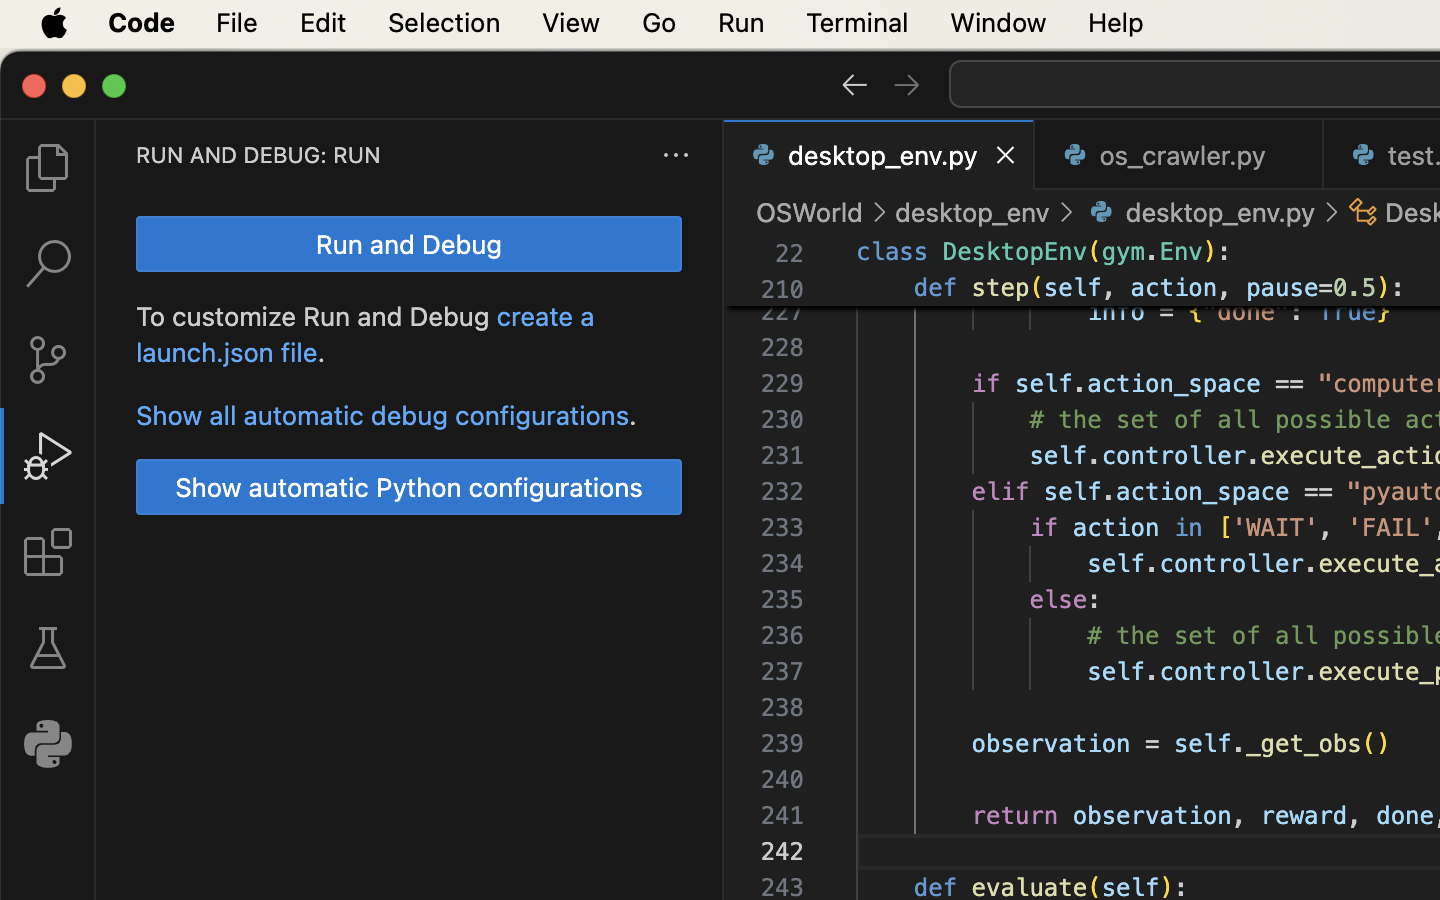 The width and height of the screenshot is (1440, 900). Describe the element at coordinates (1014, 251) in the screenshot. I see `'DesktopEnv'` at that location.